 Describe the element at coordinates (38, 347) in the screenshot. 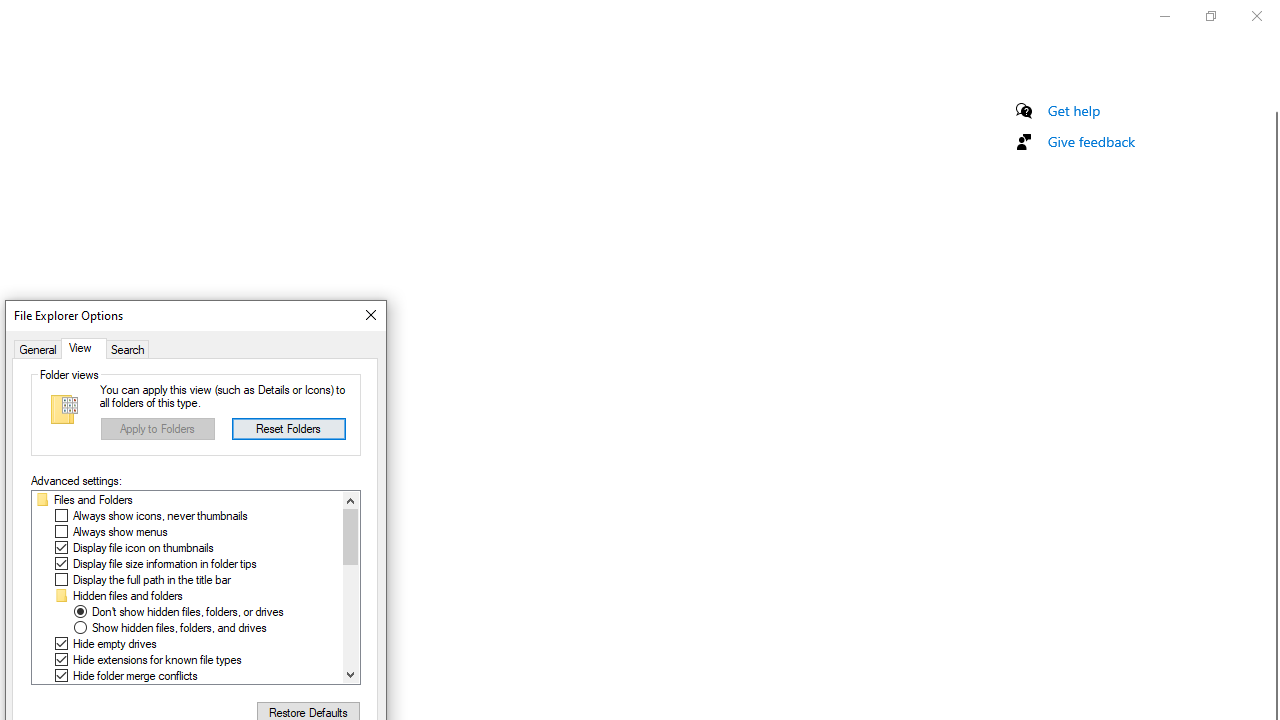

I see `'General'` at that location.